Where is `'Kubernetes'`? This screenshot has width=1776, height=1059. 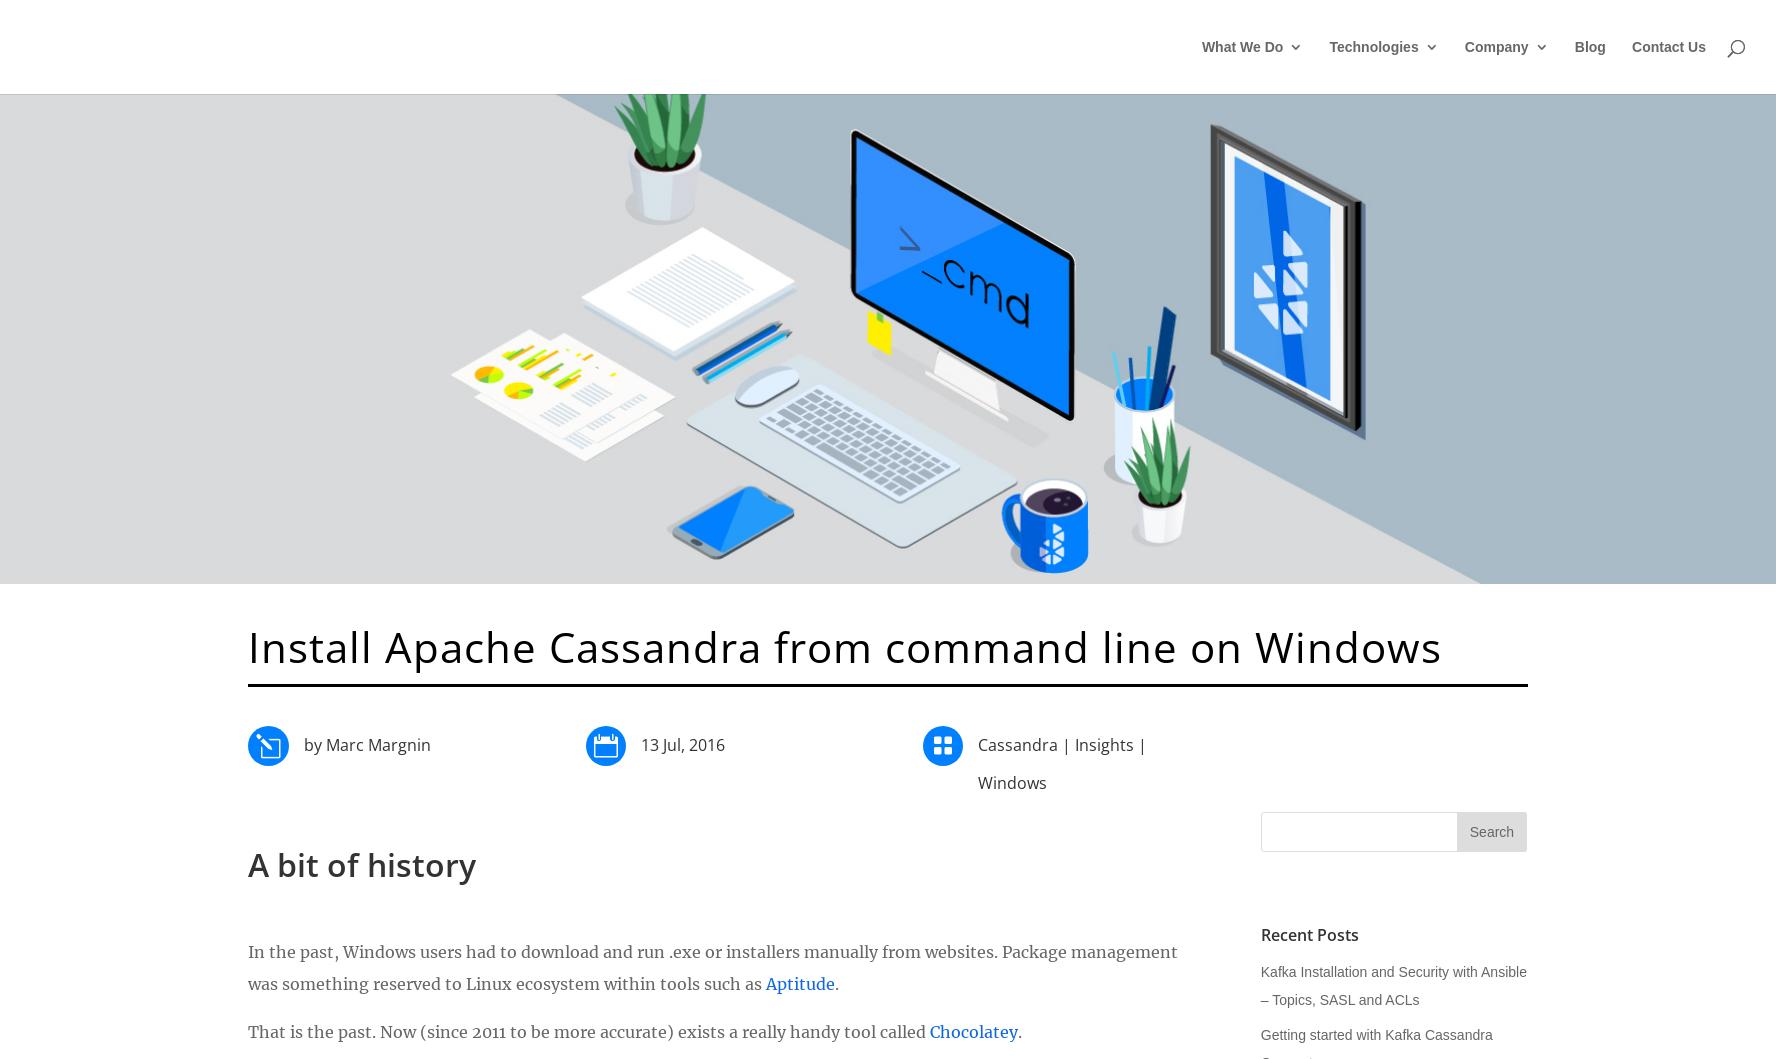 'Kubernetes' is located at coordinates (1646, 175).